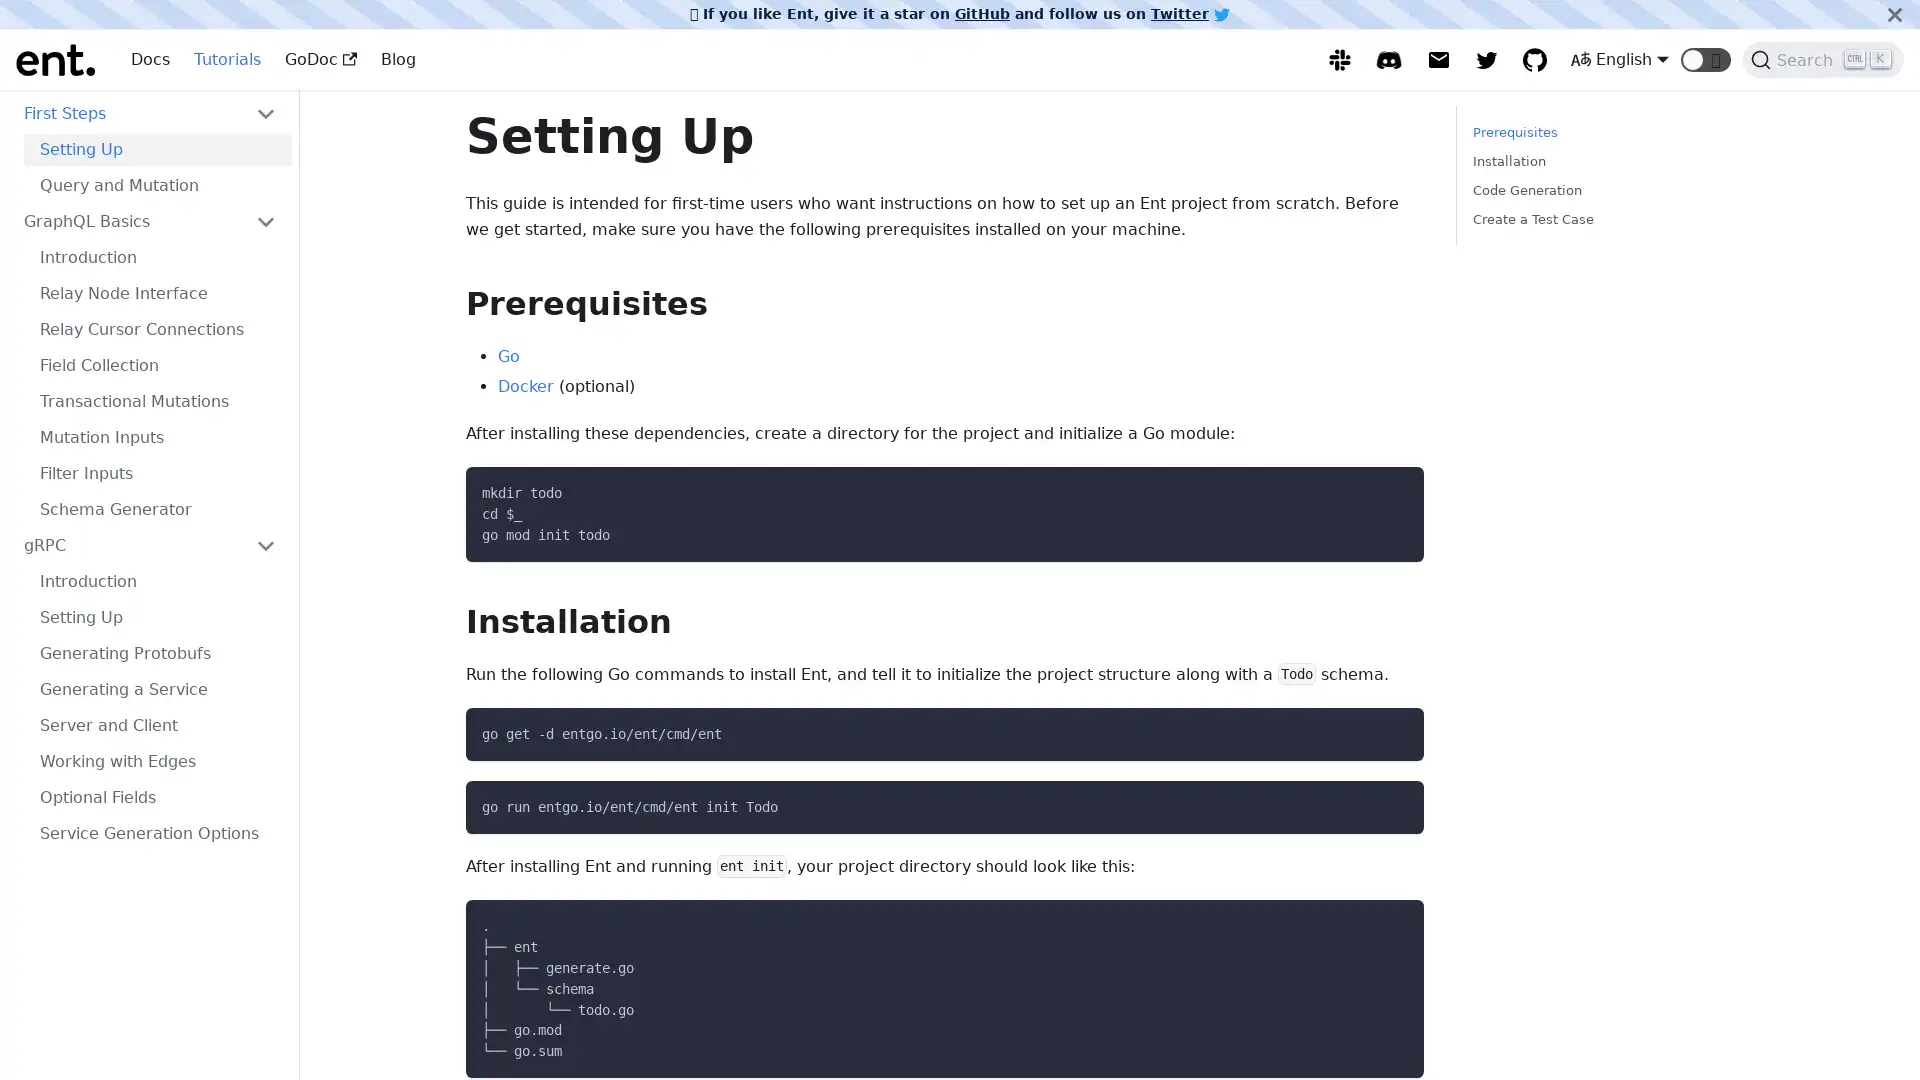  Describe the element at coordinates (1823, 59) in the screenshot. I see `Search` at that location.